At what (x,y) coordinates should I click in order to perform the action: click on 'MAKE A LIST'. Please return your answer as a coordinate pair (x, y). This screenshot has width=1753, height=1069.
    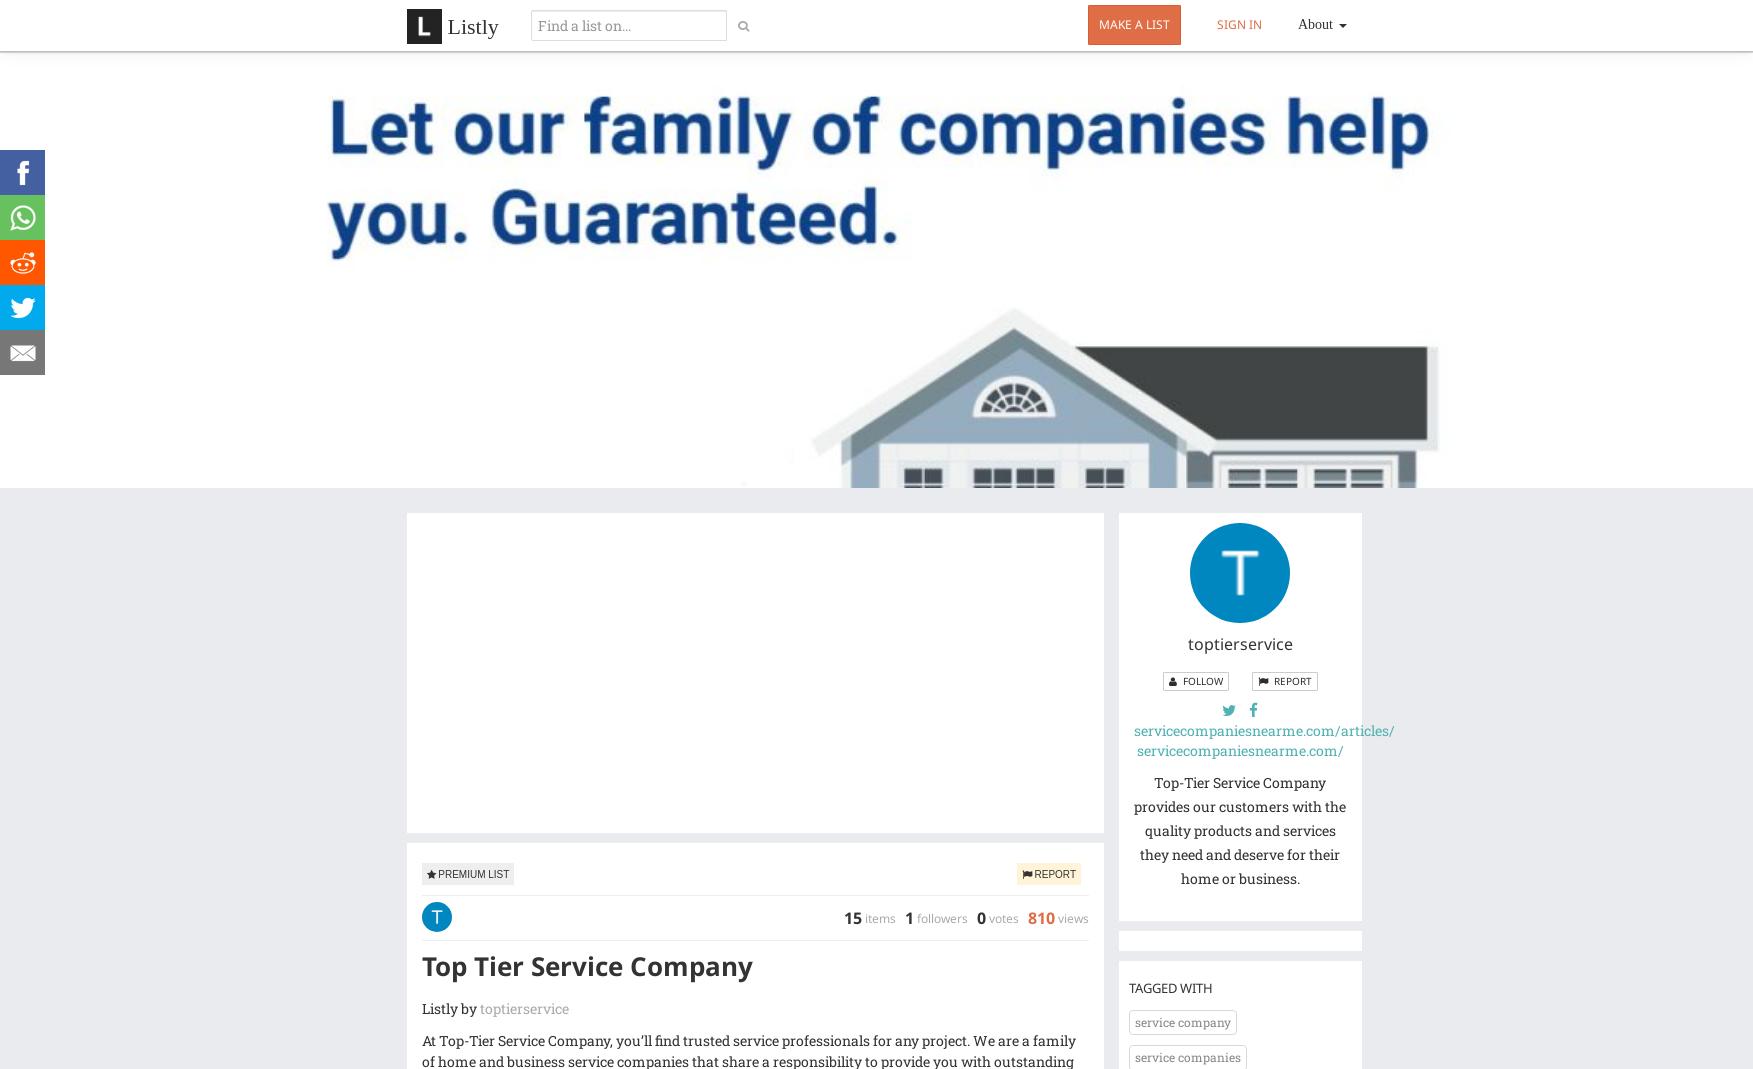
    Looking at the image, I should click on (1134, 23).